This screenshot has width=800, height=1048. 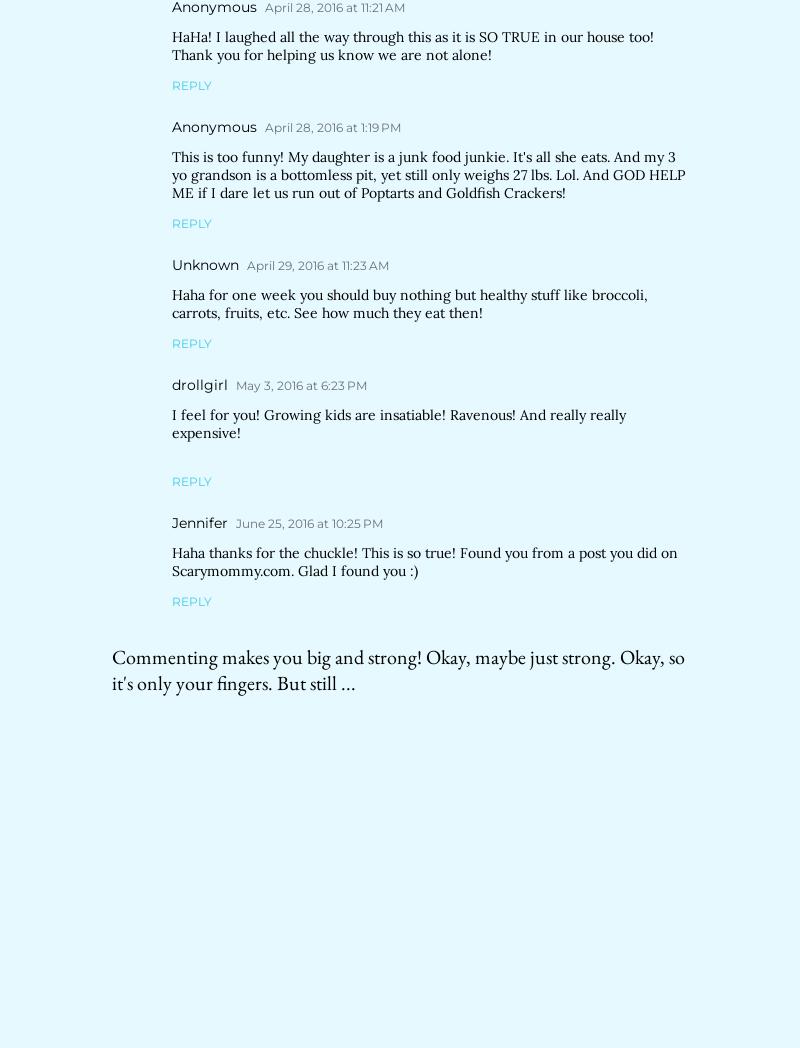 I want to click on 'Haha for one week you should buy nothing but healthy stuff like broccoli, carrots, fruits, etc. See how much they eat then!', so click(x=409, y=303).